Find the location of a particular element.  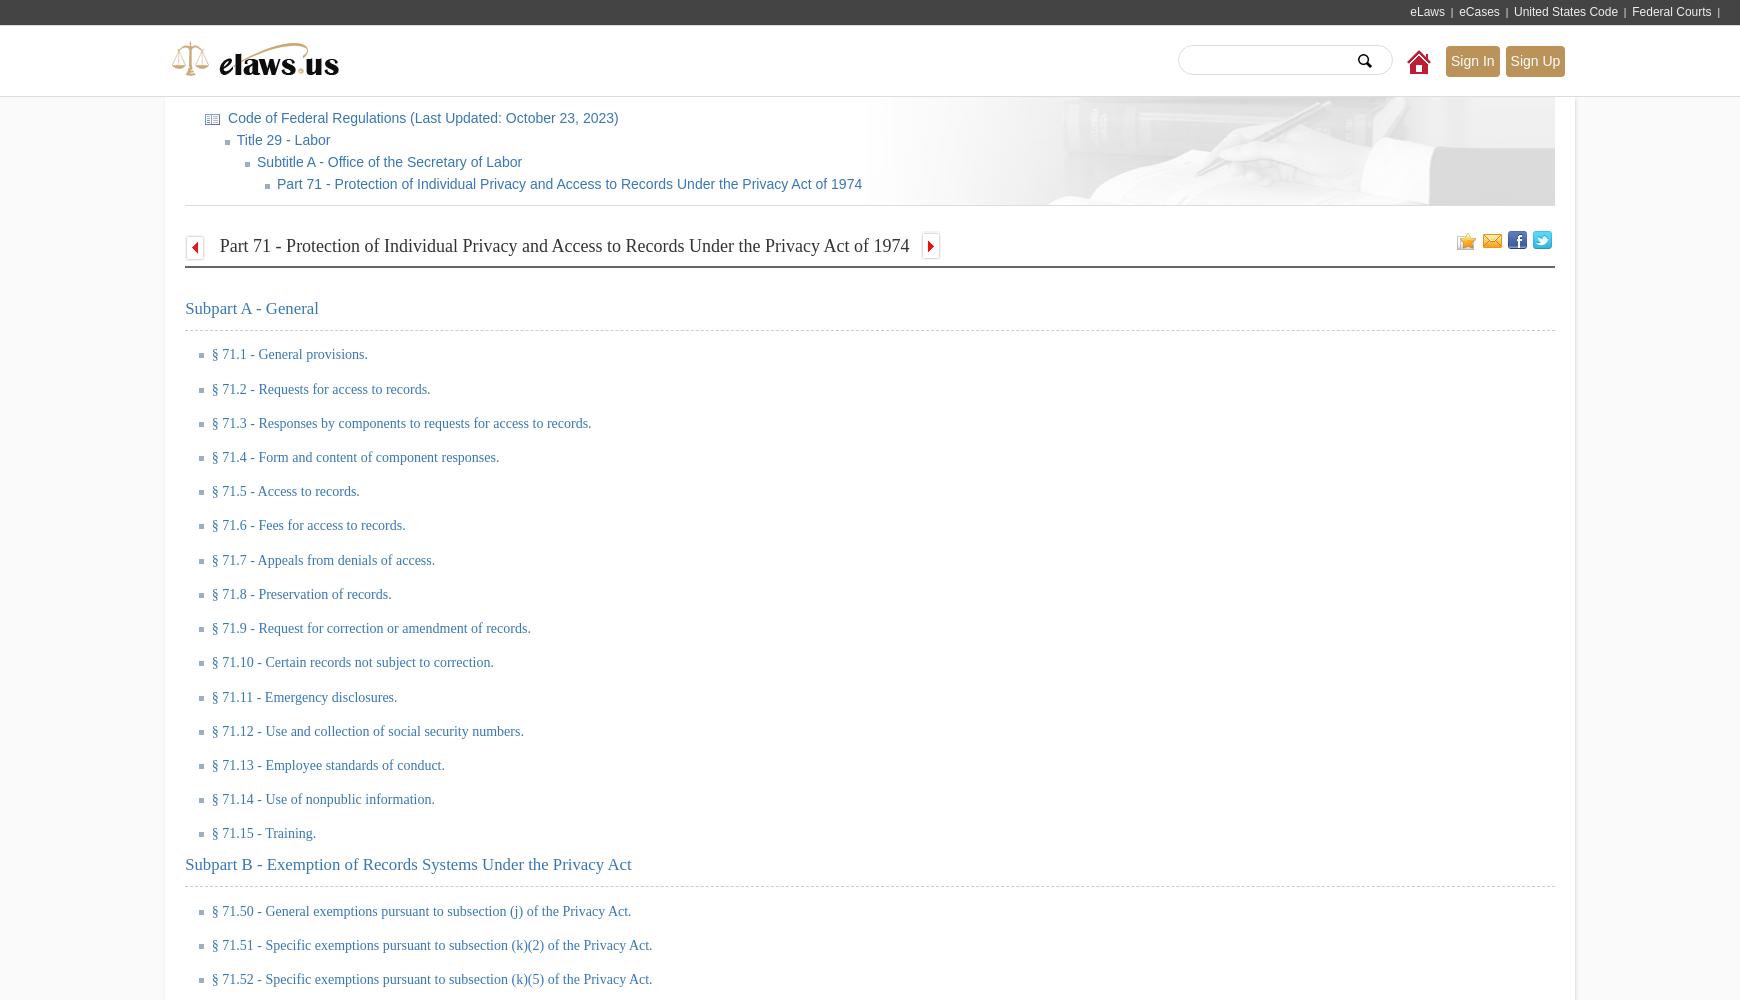

'Code of Federal Regulations (Last Updated: October 23, 2023)' is located at coordinates (223, 117).